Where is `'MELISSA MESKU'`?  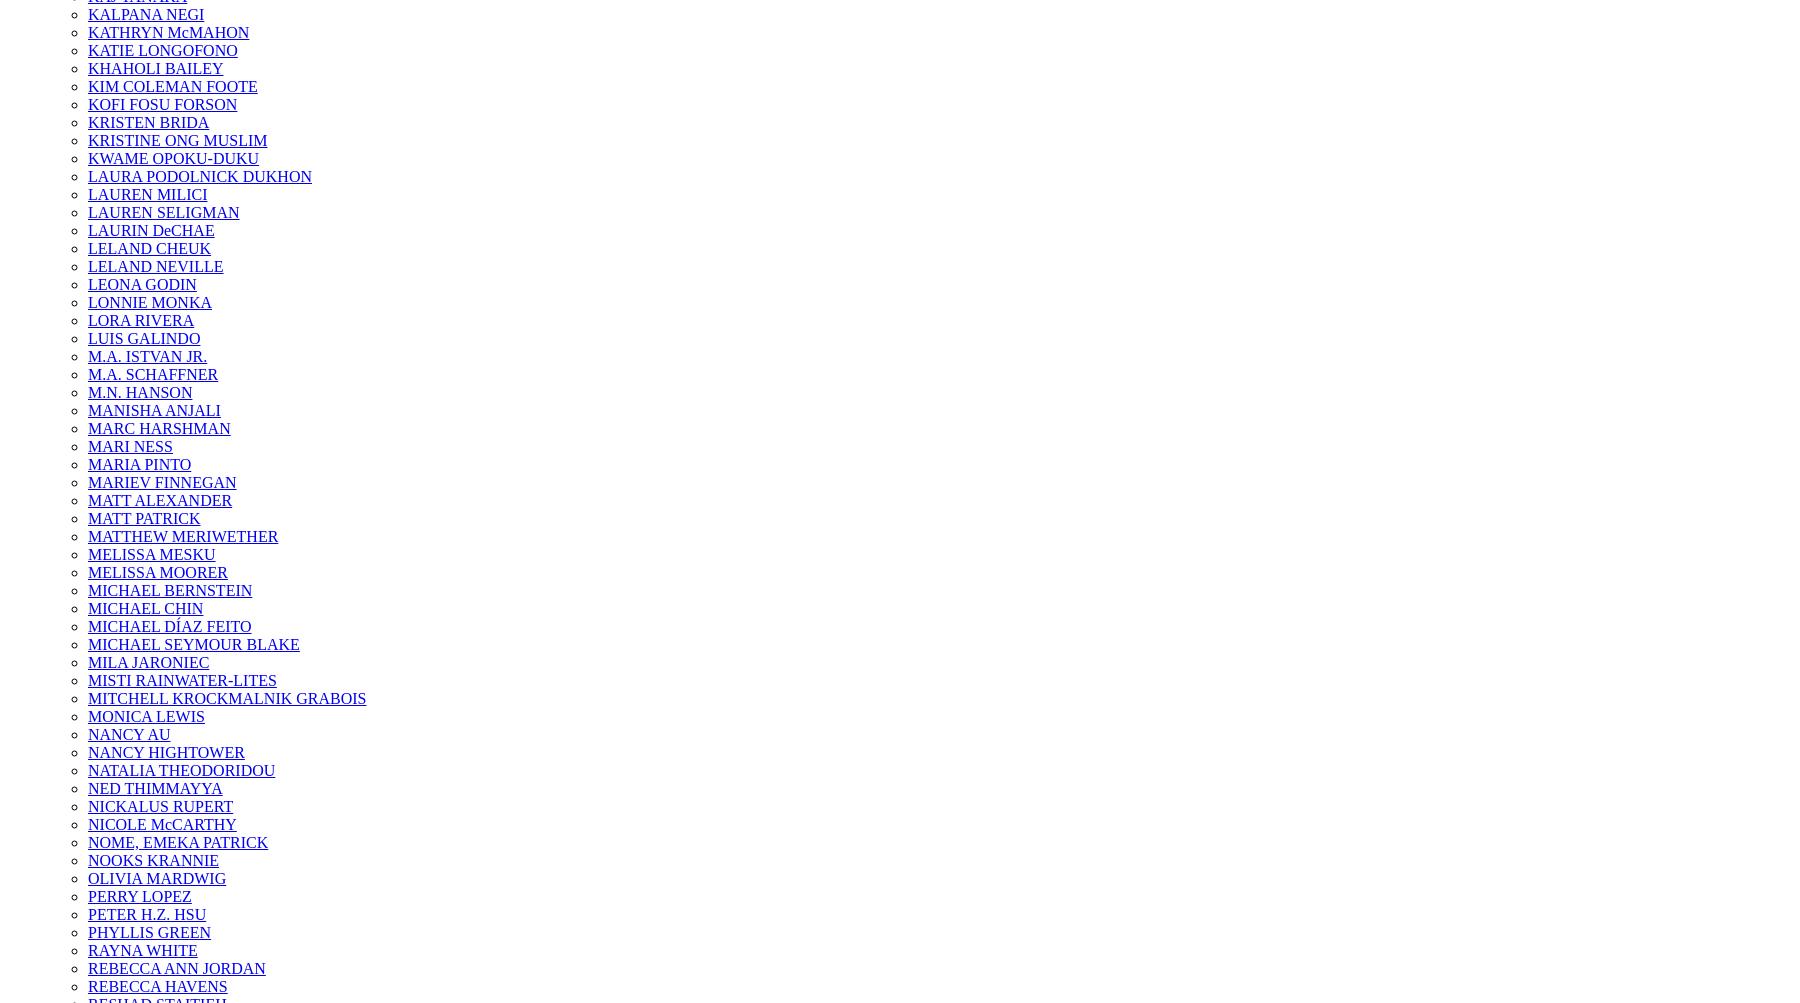 'MELISSA MESKU' is located at coordinates (151, 553).